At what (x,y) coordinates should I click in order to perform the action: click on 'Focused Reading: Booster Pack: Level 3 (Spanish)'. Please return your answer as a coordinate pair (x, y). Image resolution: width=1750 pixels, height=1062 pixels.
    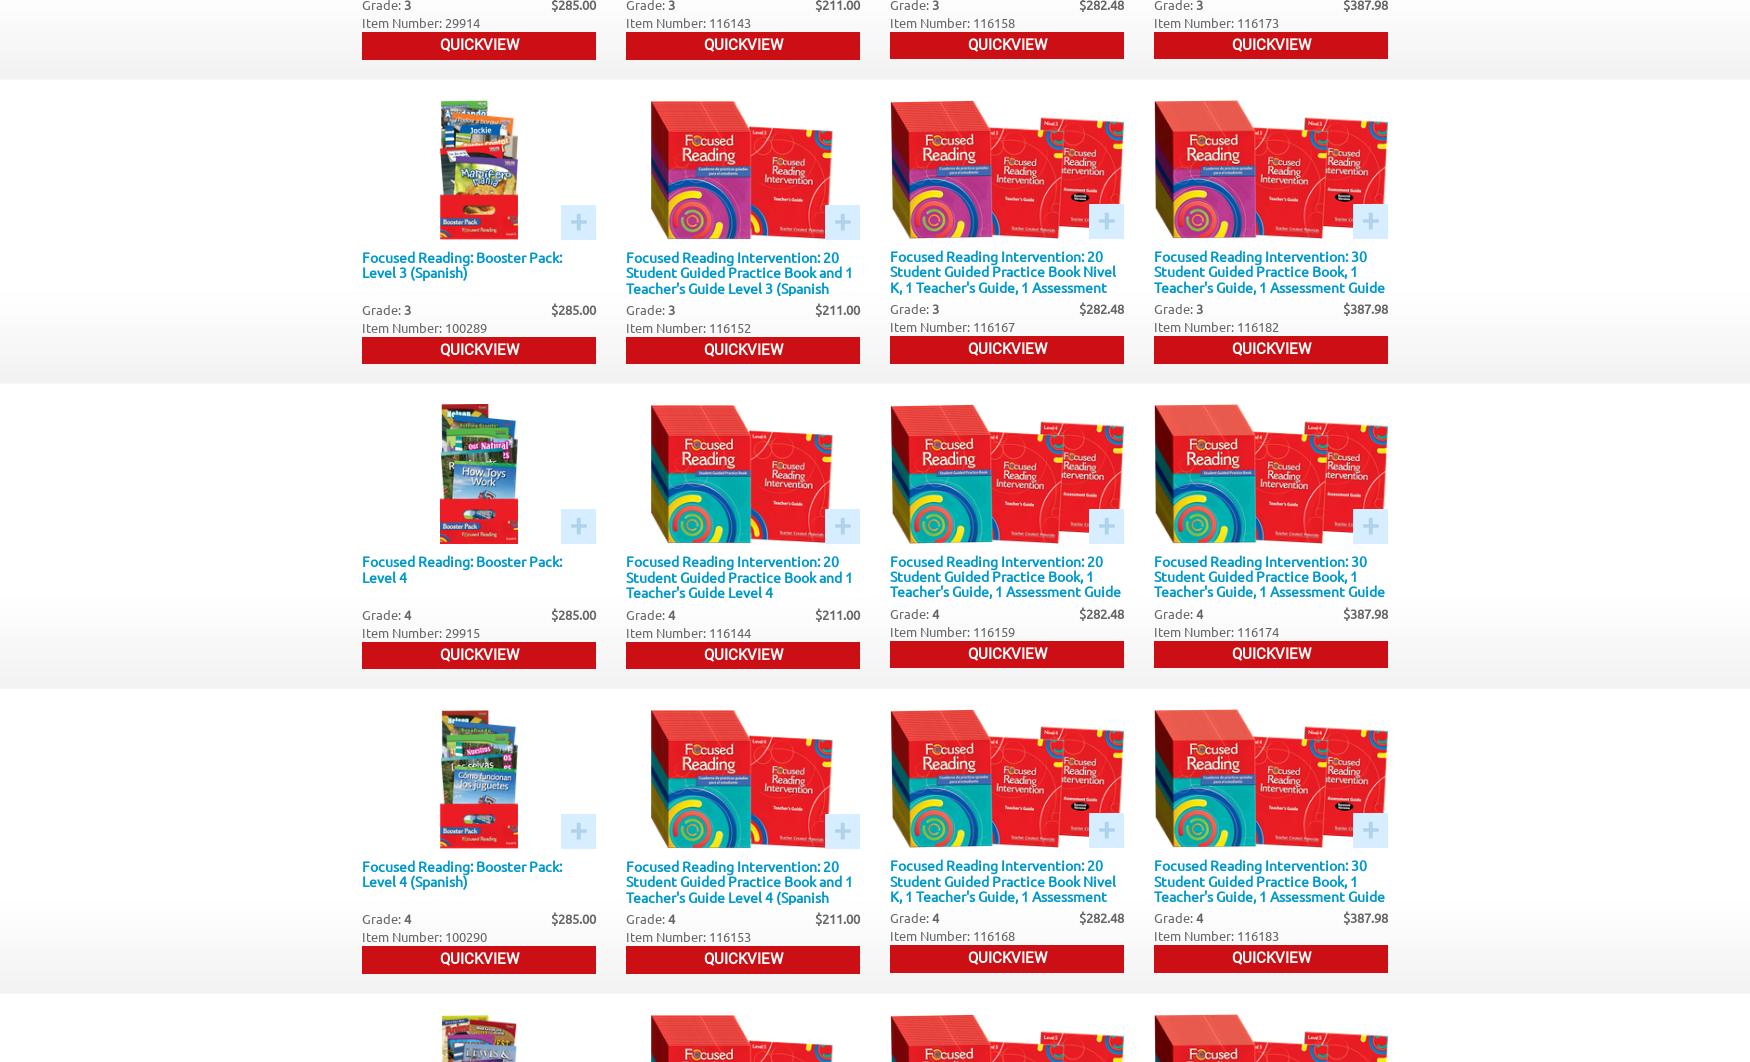
    Looking at the image, I should click on (362, 264).